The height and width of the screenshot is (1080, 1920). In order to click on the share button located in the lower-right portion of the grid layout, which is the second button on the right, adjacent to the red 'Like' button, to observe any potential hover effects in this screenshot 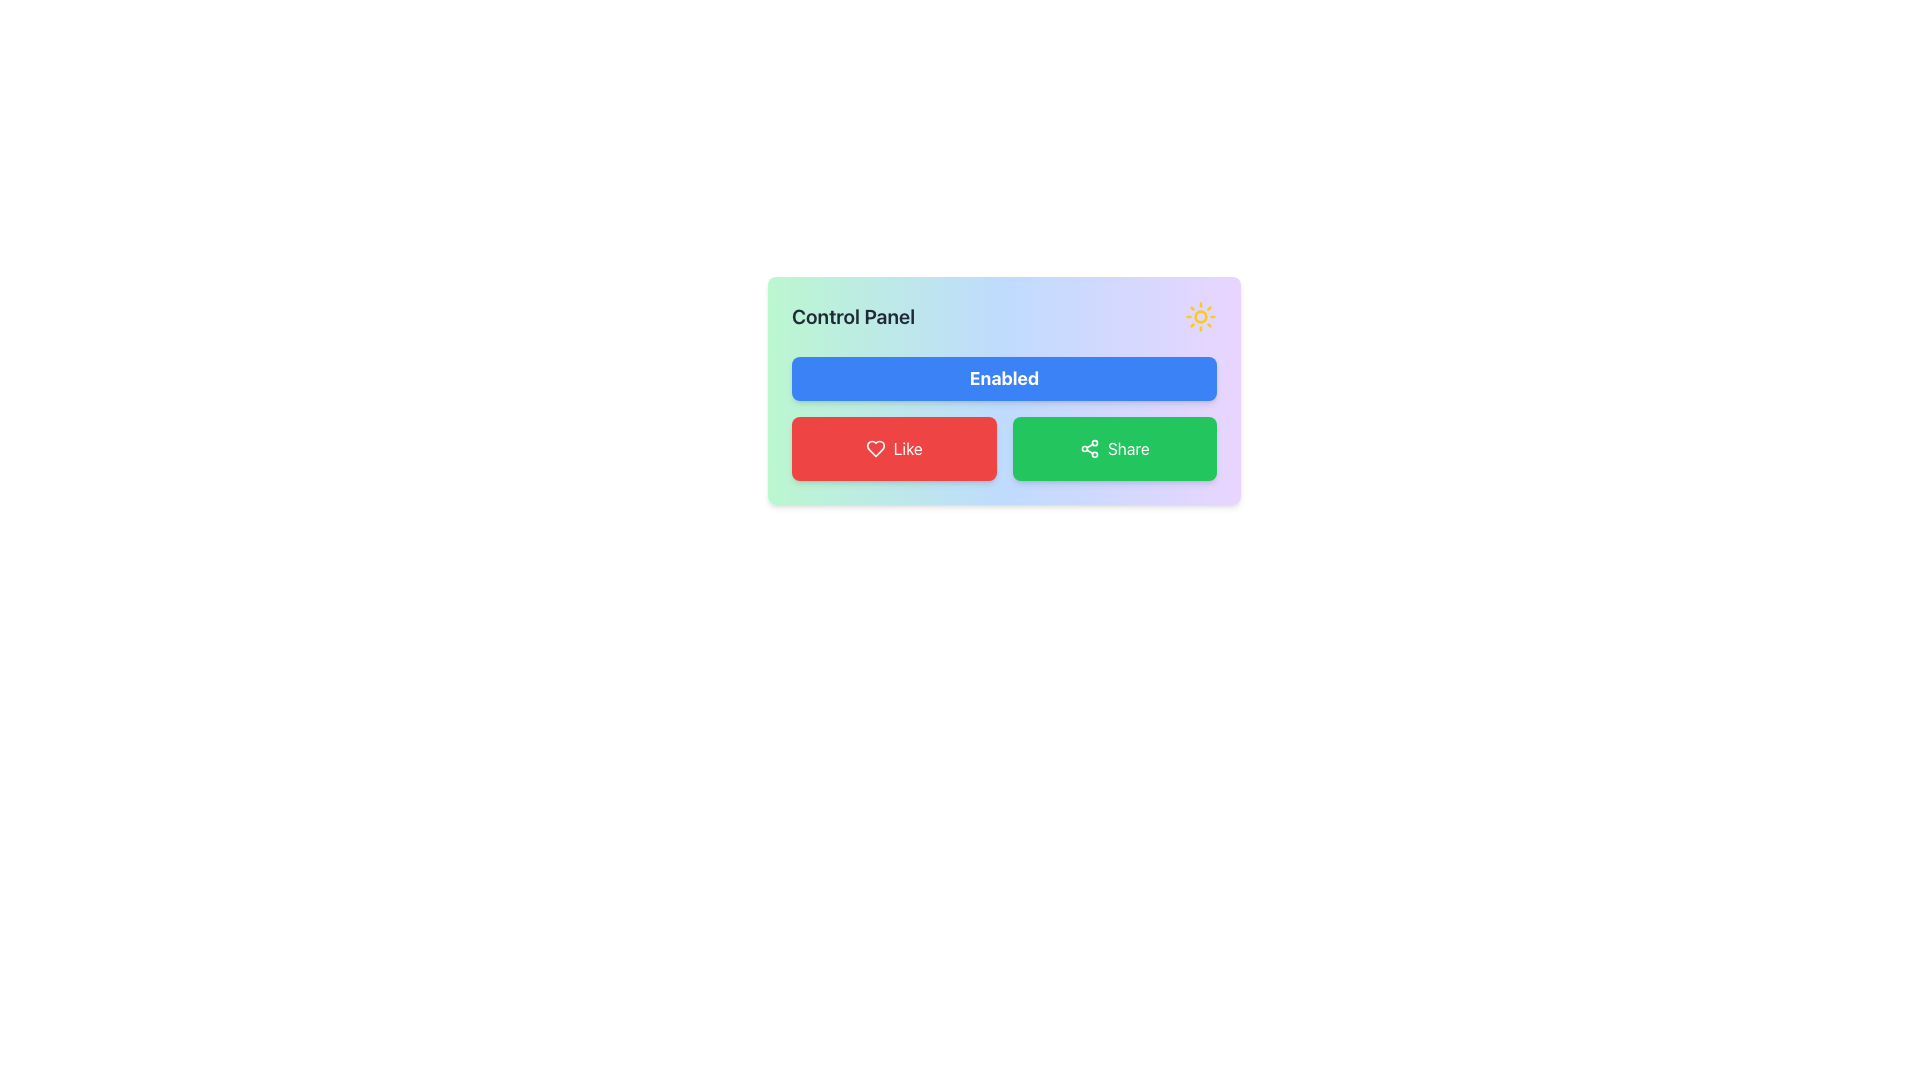, I will do `click(1113, 447)`.